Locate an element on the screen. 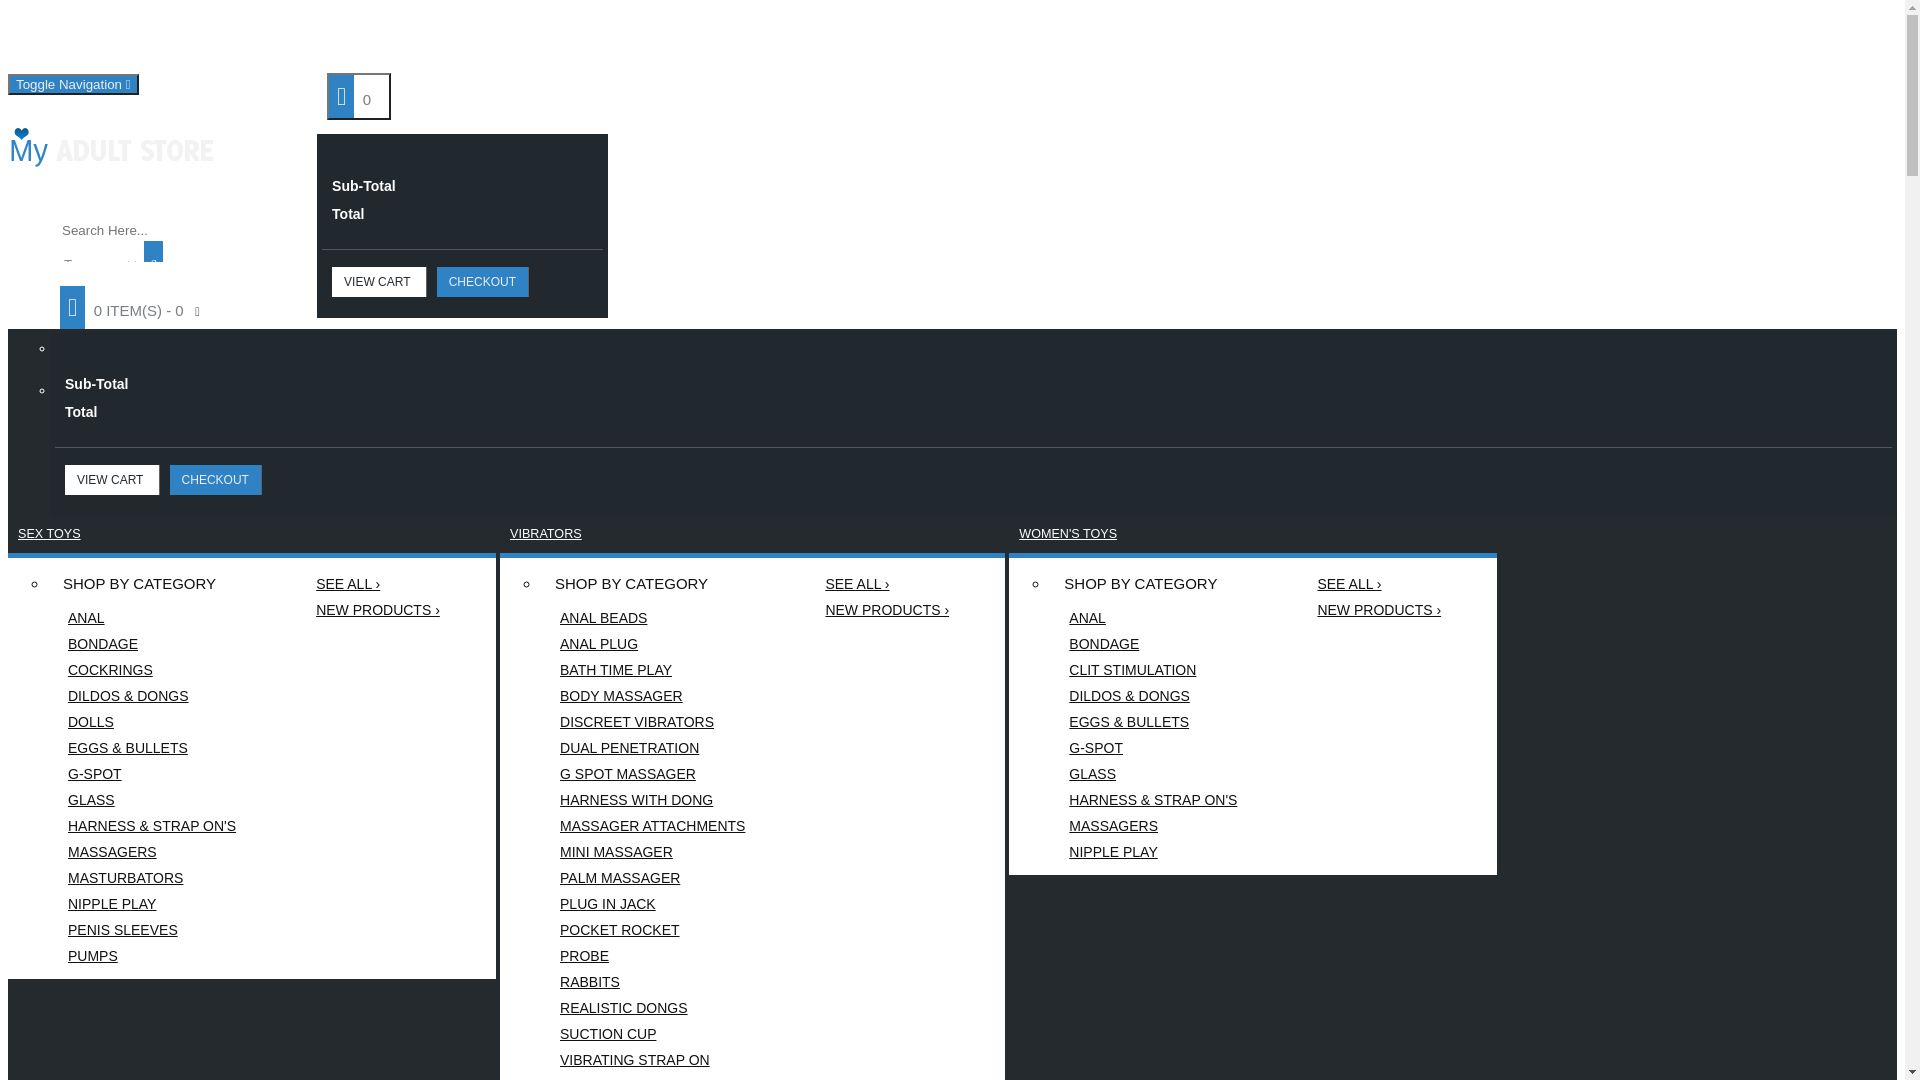 The image size is (1920, 1080). 'BATH TIME PLAY' is located at coordinates (539, 670).